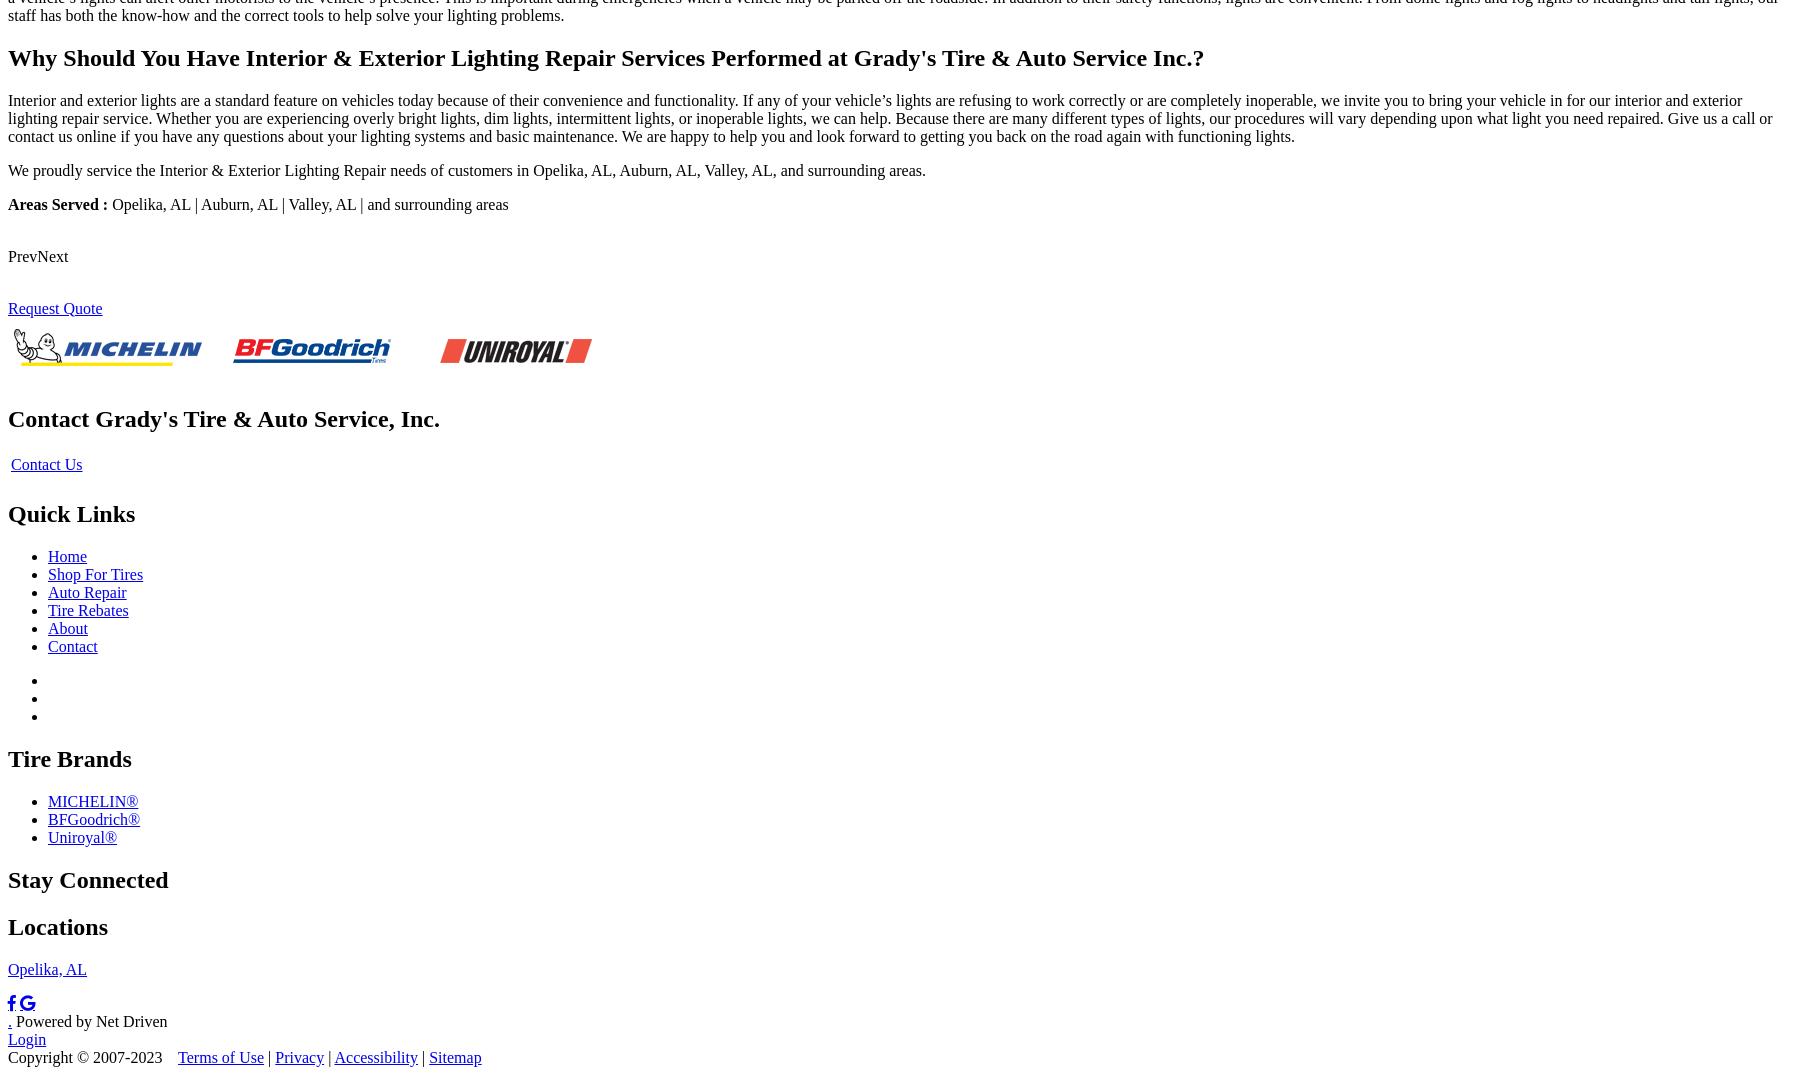 The width and height of the screenshot is (1802, 1074). What do you see at coordinates (333, 1056) in the screenshot?
I see `'Accessibility'` at bounding box center [333, 1056].